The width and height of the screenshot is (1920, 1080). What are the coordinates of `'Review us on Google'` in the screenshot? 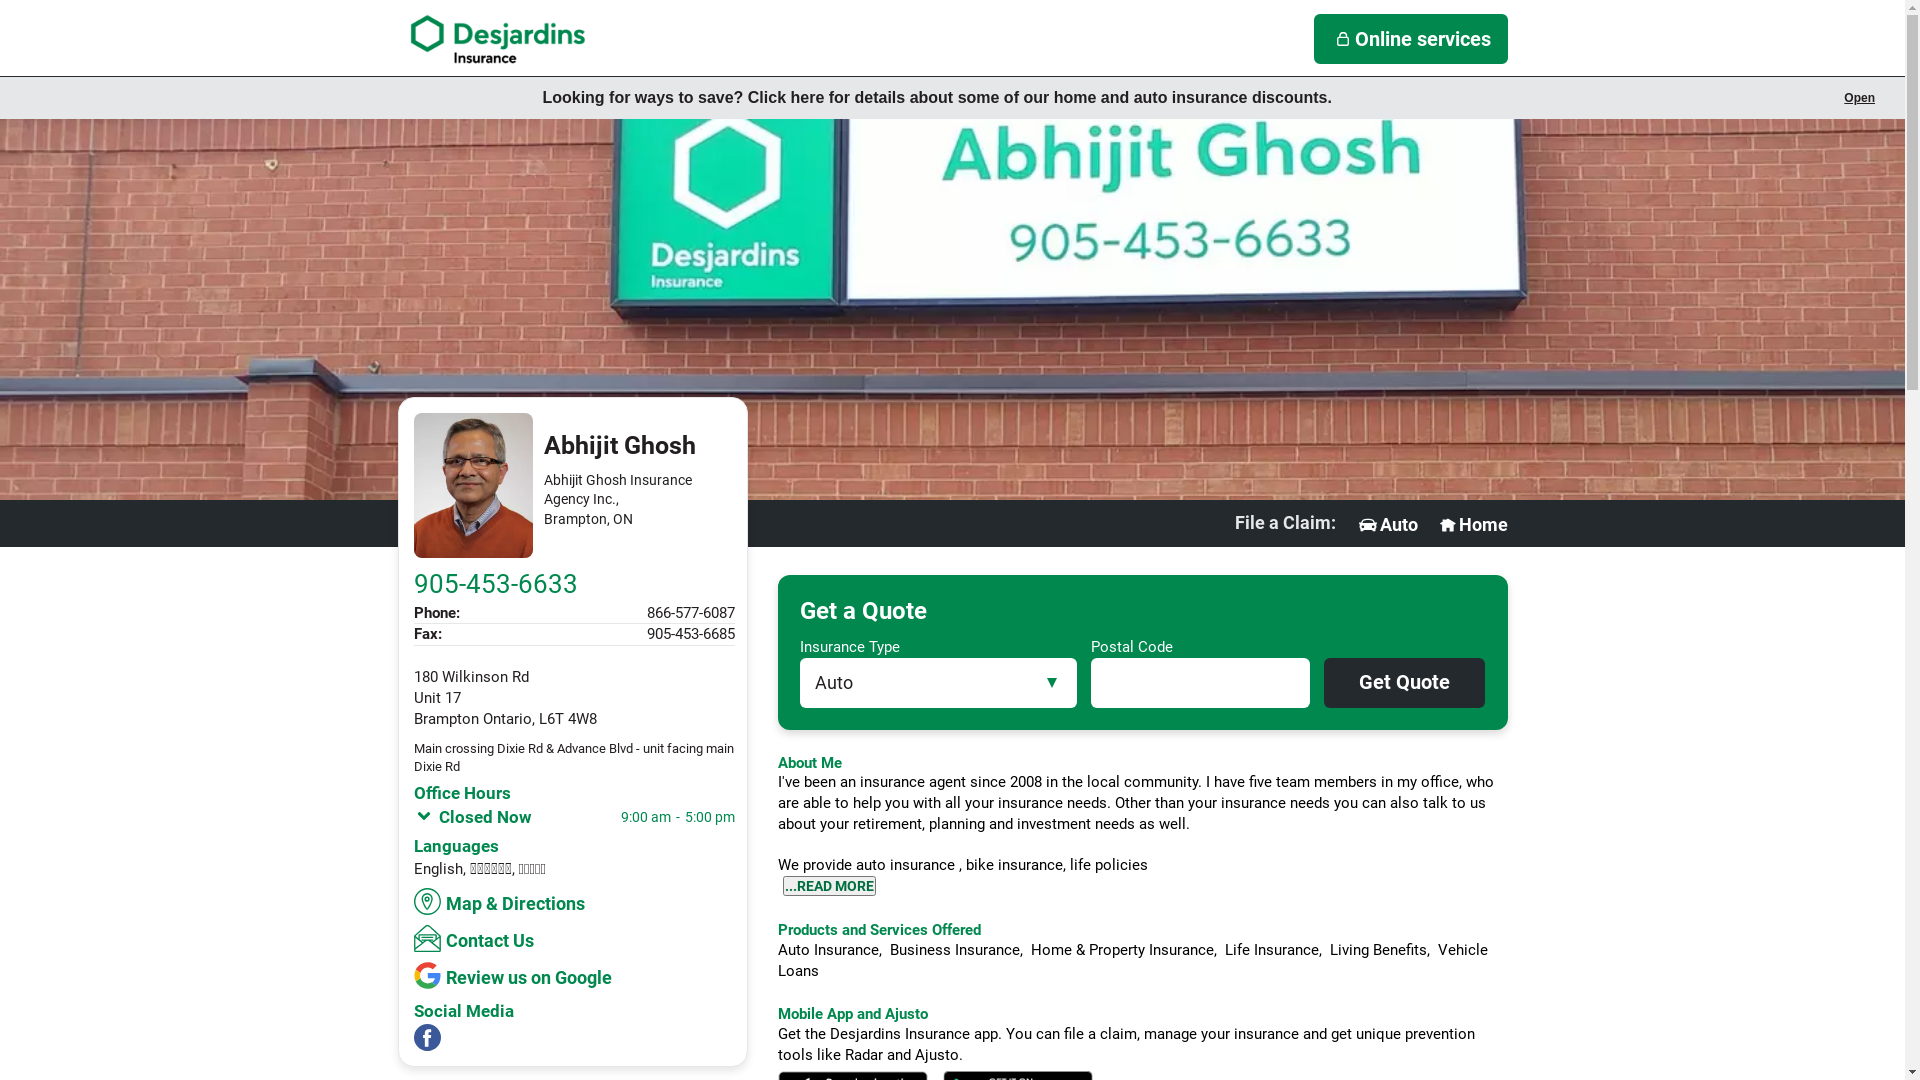 It's located at (515, 974).